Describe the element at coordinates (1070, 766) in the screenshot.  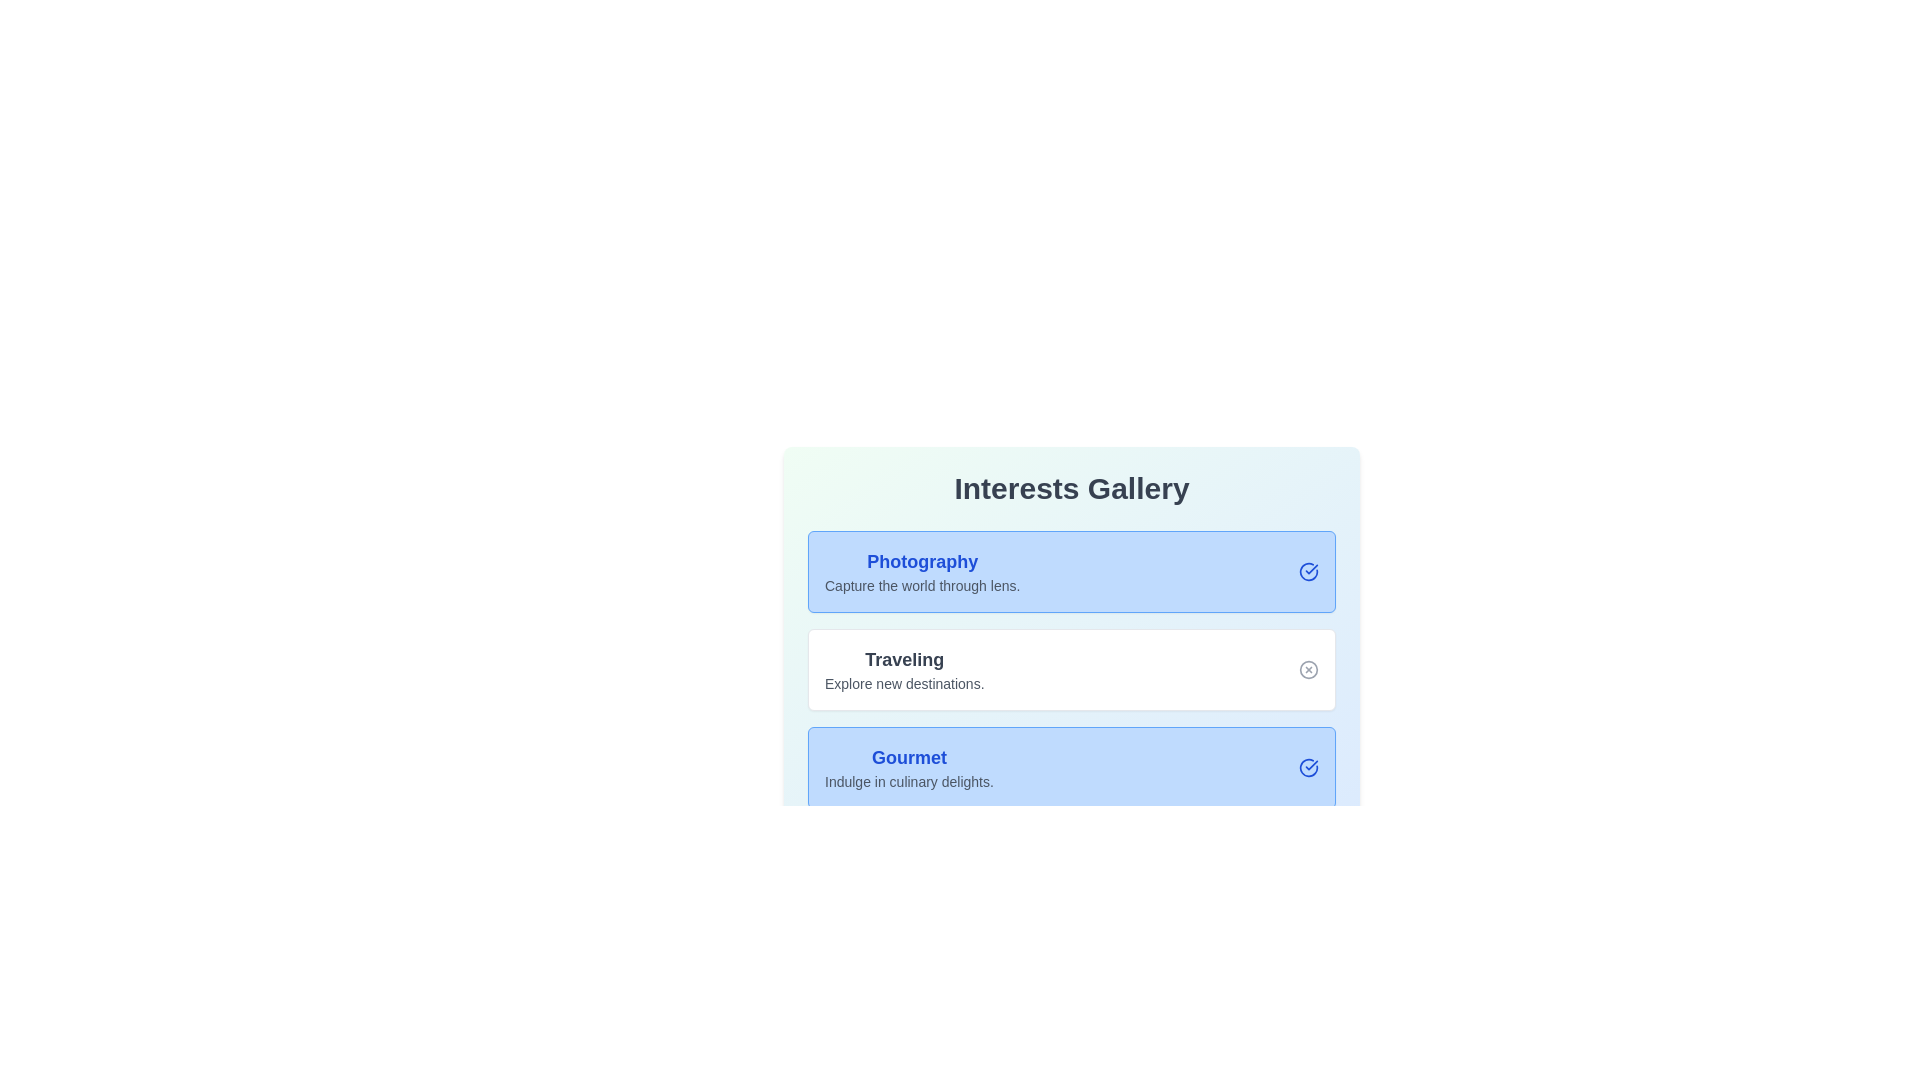
I see `the interest card labeled 'Gourmet' to toggle its activity state` at that location.